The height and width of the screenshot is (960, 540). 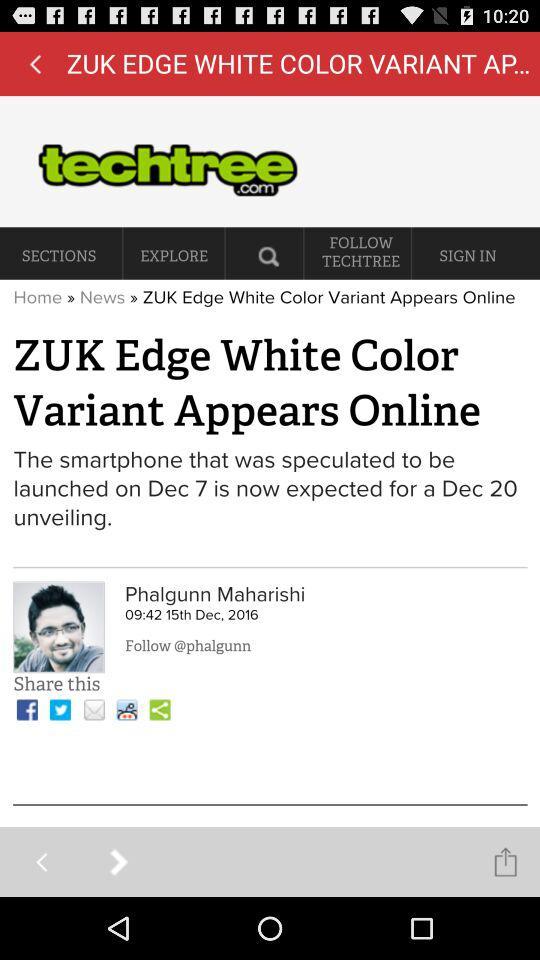 I want to click on the arrow_forward icon, so click(x=117, y=922).